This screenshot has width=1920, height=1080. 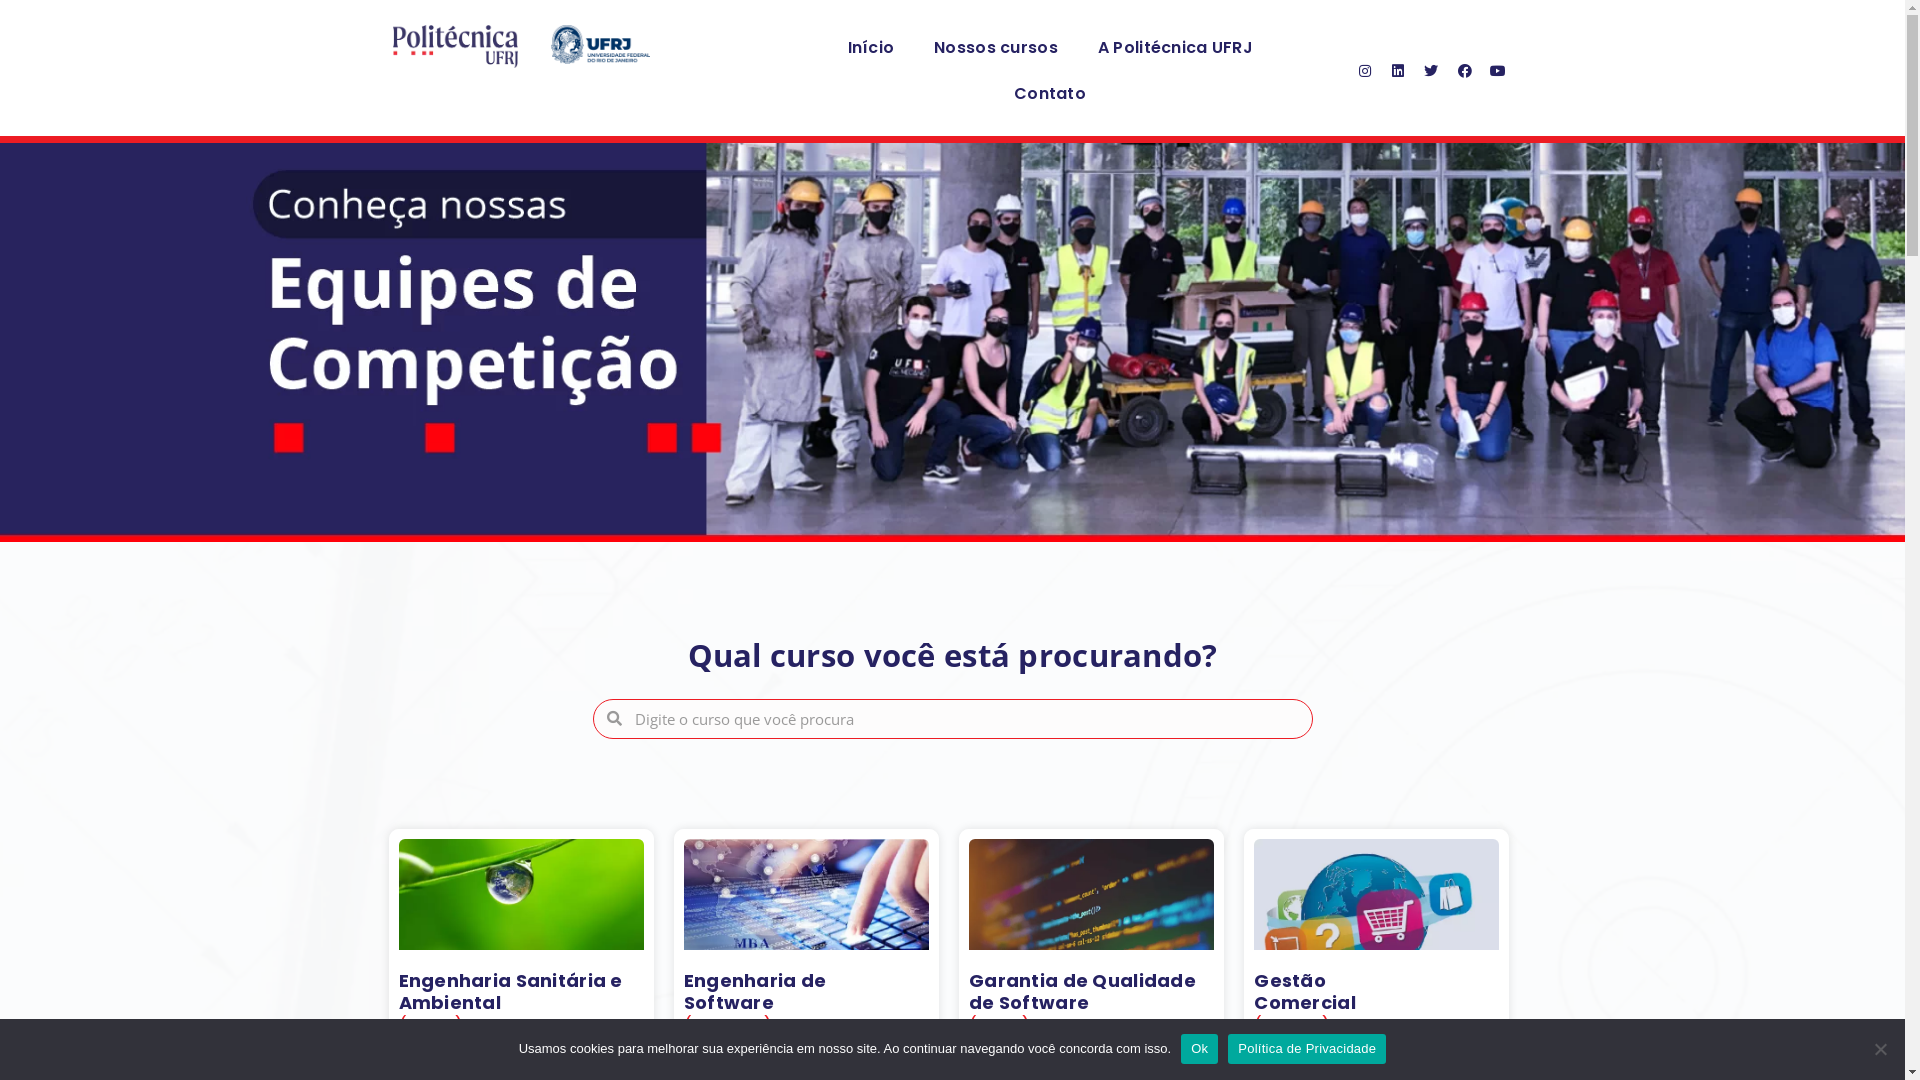 What do you see at coordinates (1879, 1048) in the screenshot?
I see `'No'` at bounding box center [1879, 1048].